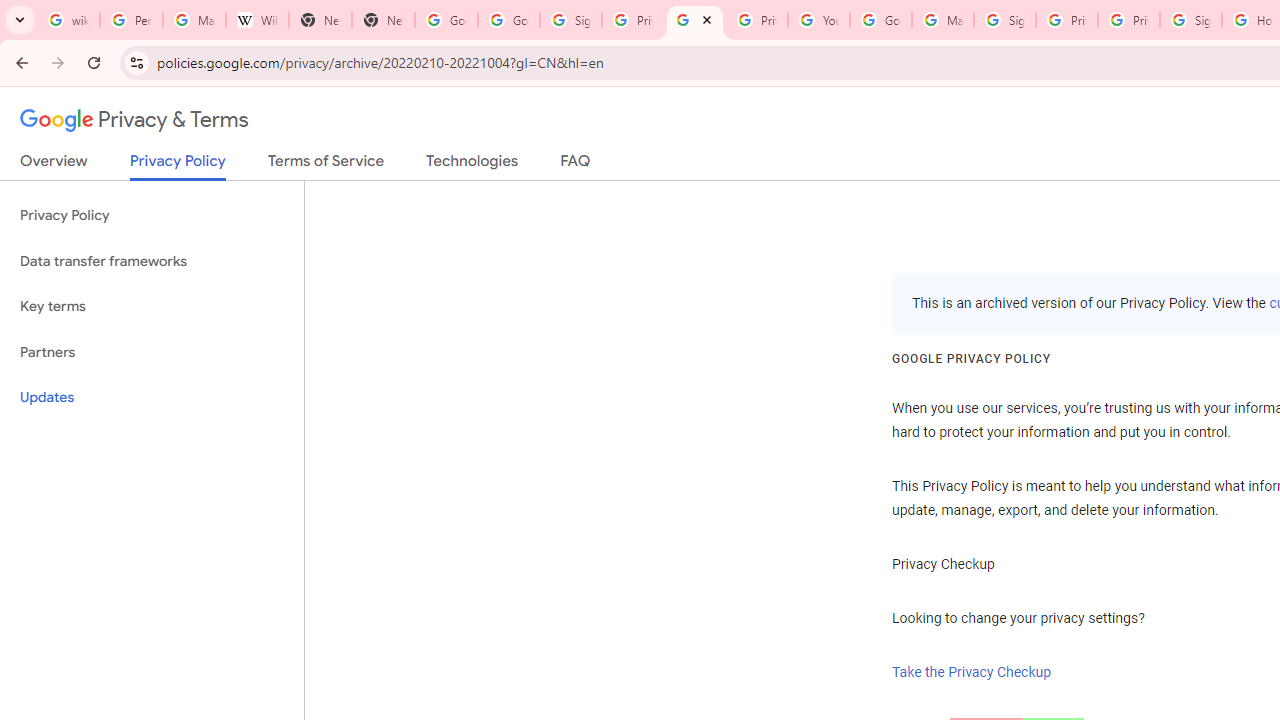  Describe the element at coordinates (151, 306) in the screenshot. I see `'Key terms'` at that location.